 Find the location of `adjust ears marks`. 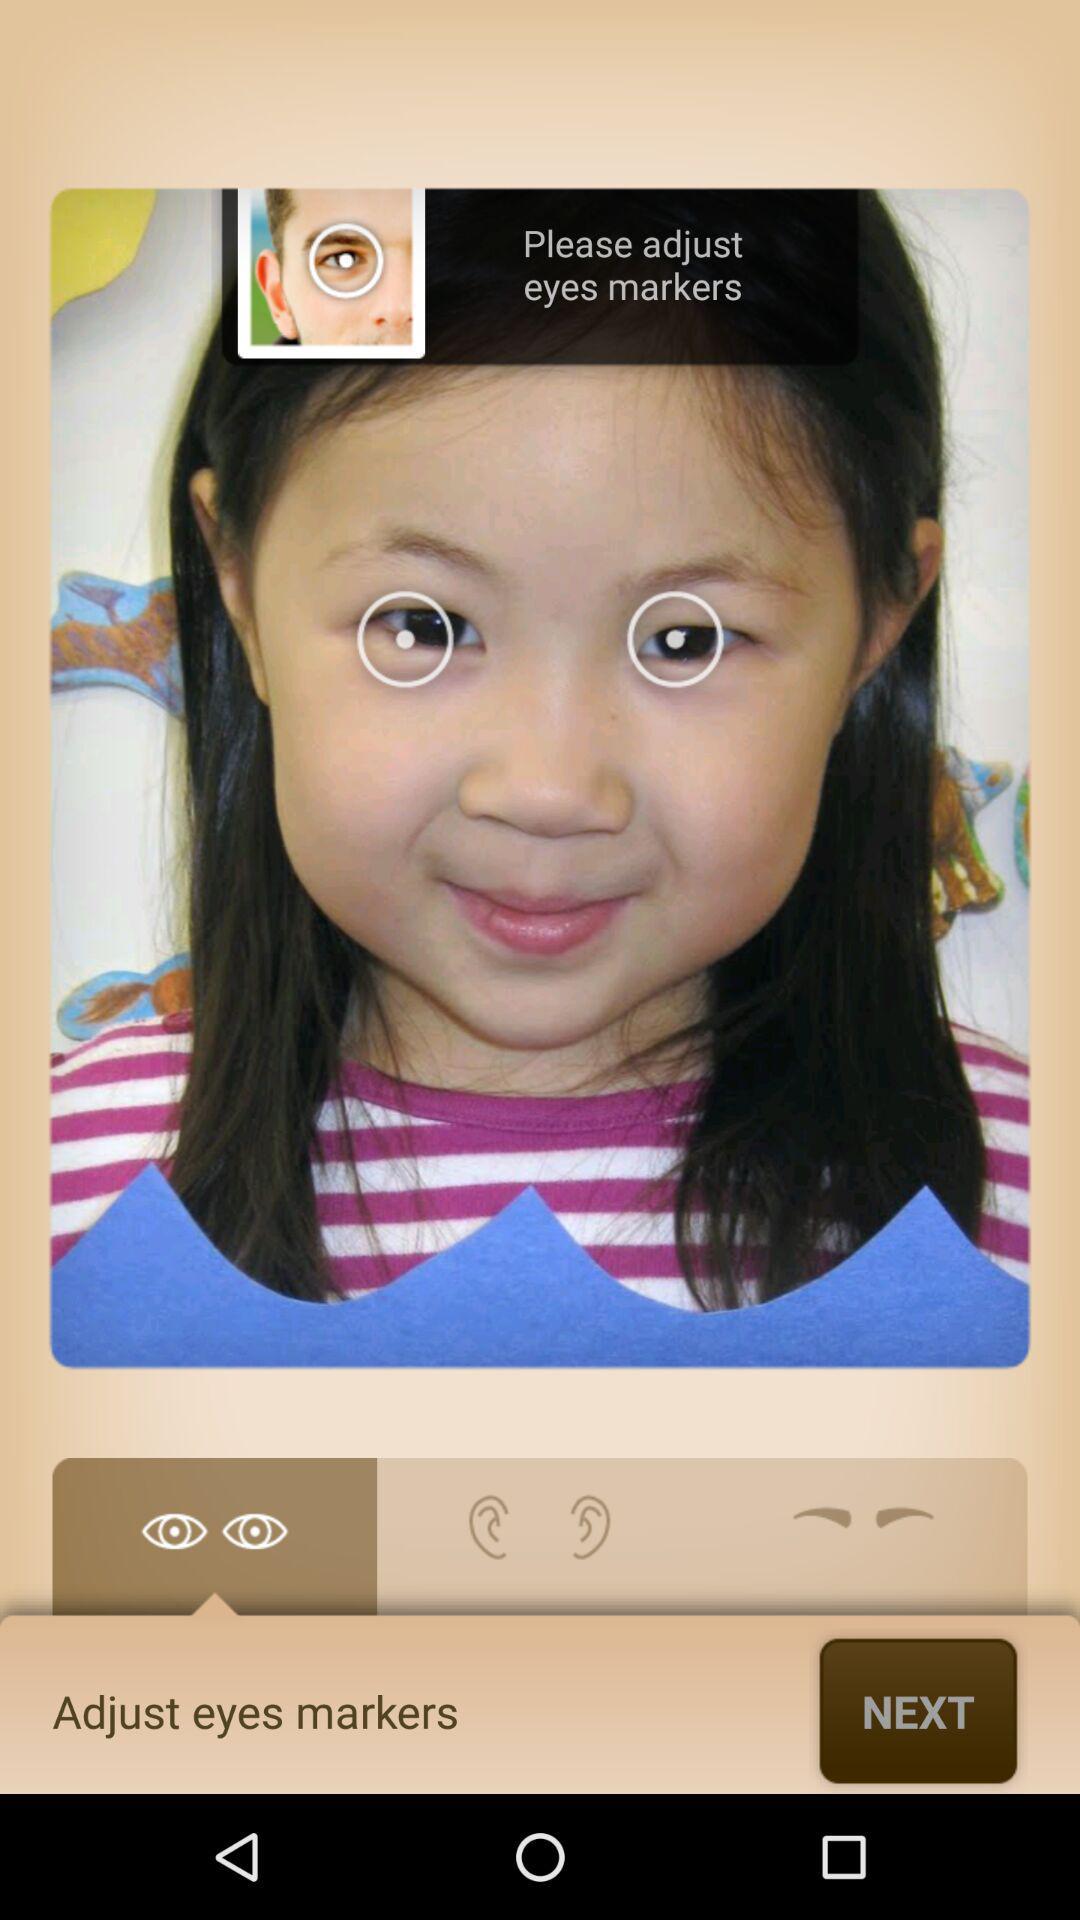

adjust ears marks is located at coordinates (538, 1546).